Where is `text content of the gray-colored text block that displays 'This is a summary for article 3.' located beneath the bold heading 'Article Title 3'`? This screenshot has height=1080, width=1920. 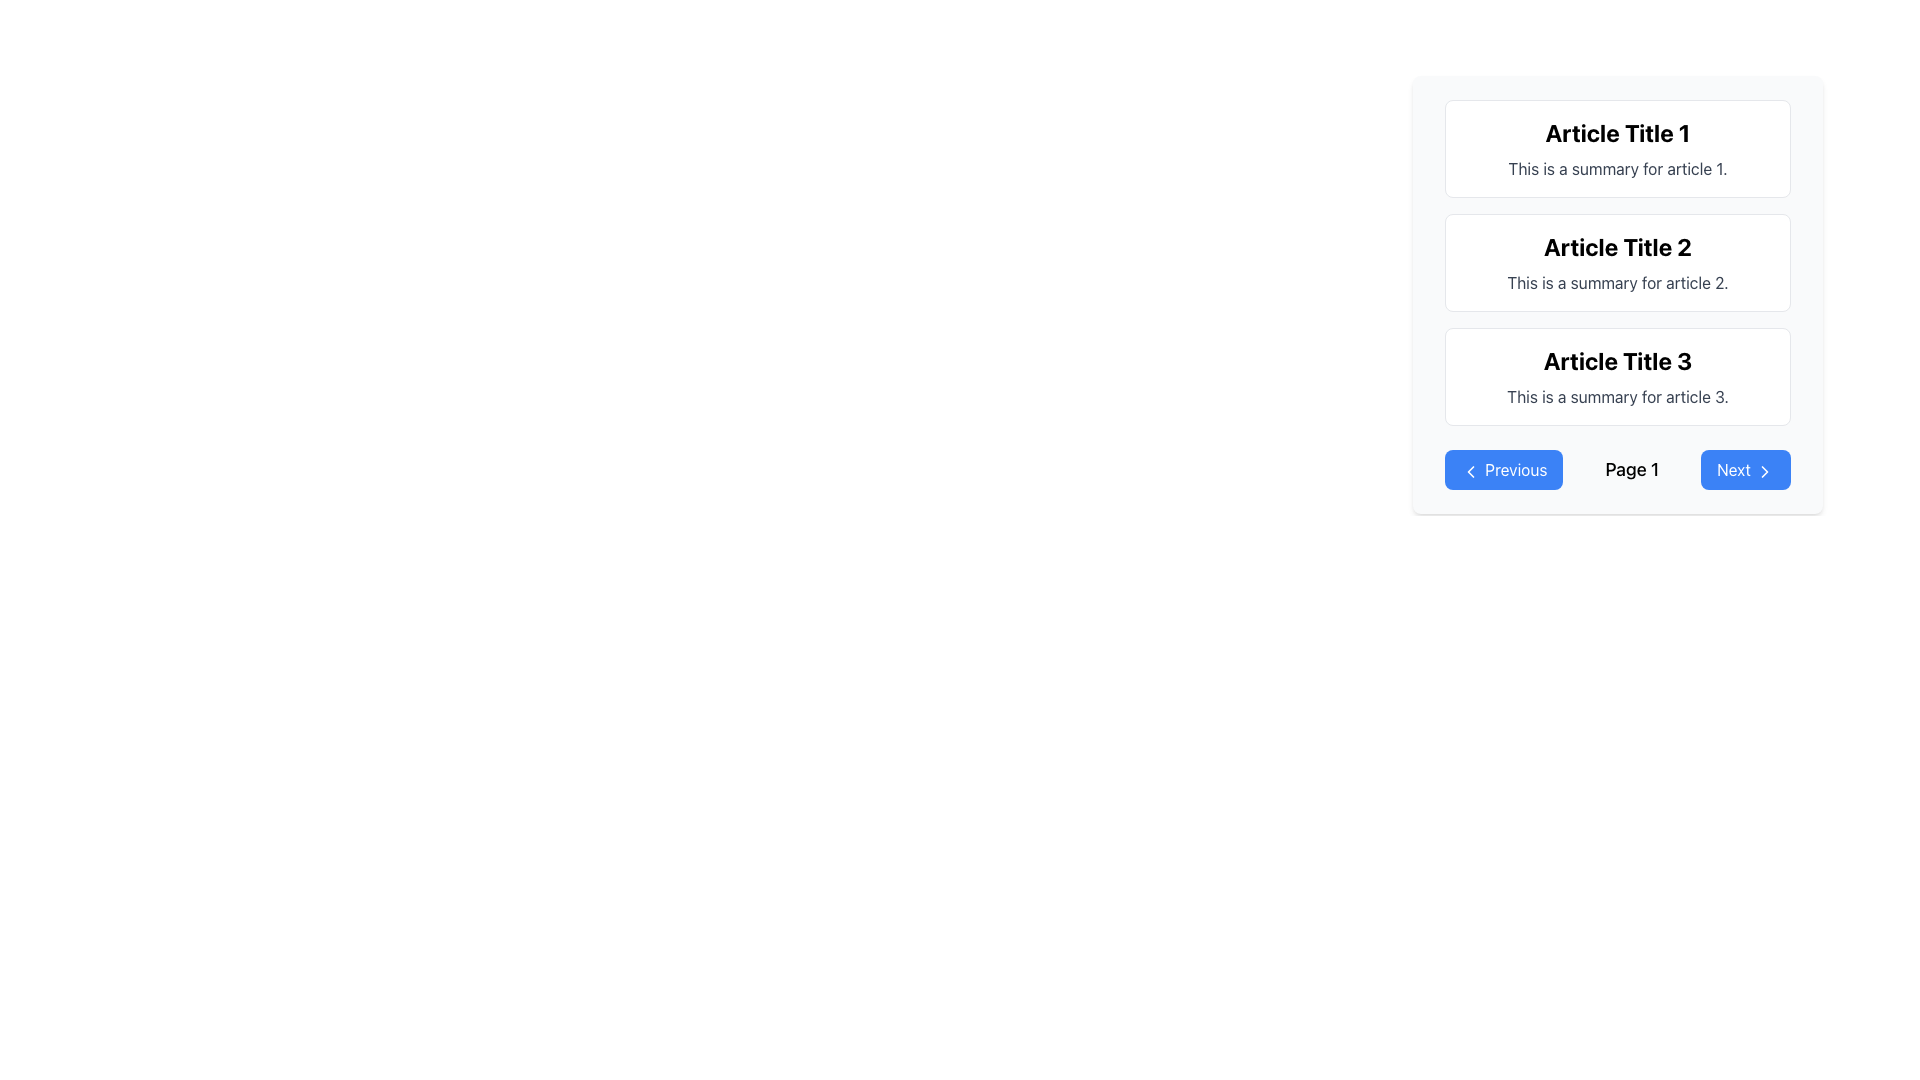
text content of the gray-colored text block that displays 'This is a summary for article 3.' located beneath the bold heading 'Article Title 3' is located at coordinates (1617, 397).